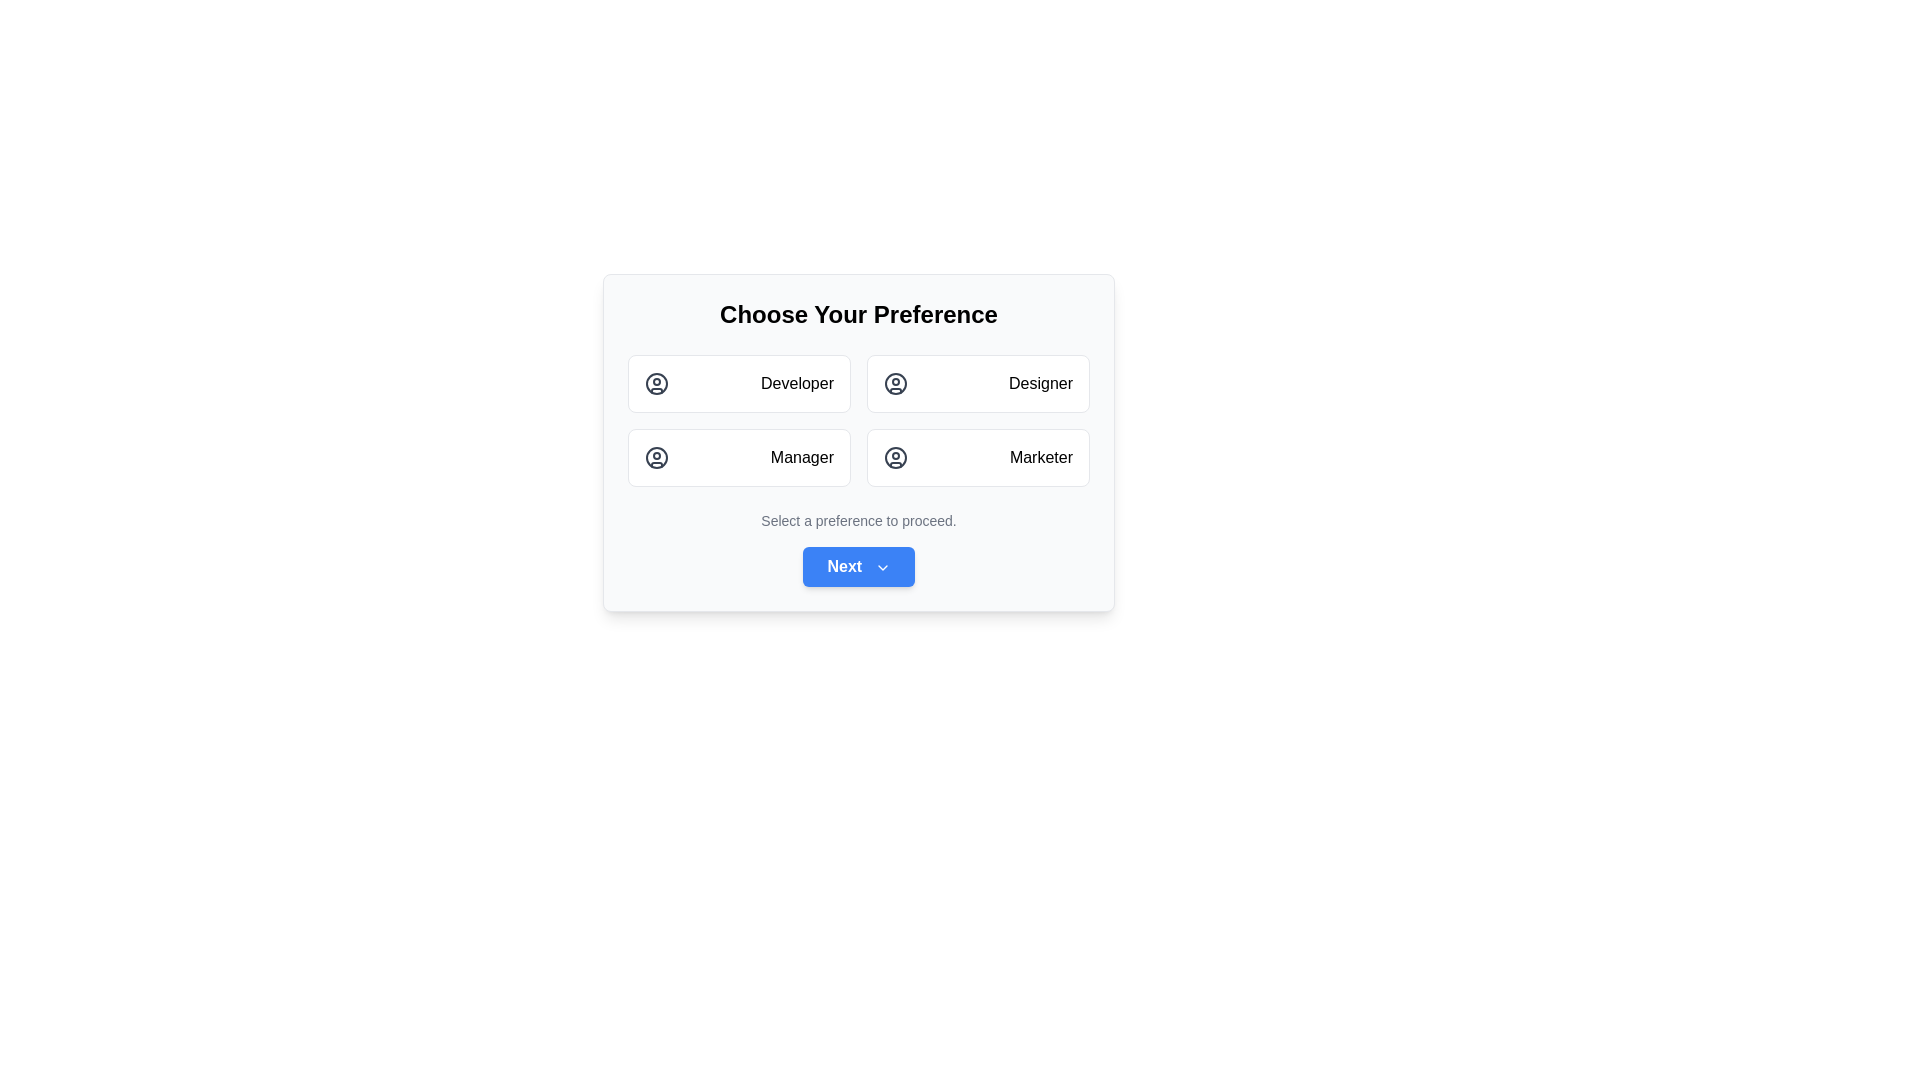 The height and width of the screenshot is (1080, 1920). I want to click on the button used to proceed to the next step in the process, so click(859, 567).